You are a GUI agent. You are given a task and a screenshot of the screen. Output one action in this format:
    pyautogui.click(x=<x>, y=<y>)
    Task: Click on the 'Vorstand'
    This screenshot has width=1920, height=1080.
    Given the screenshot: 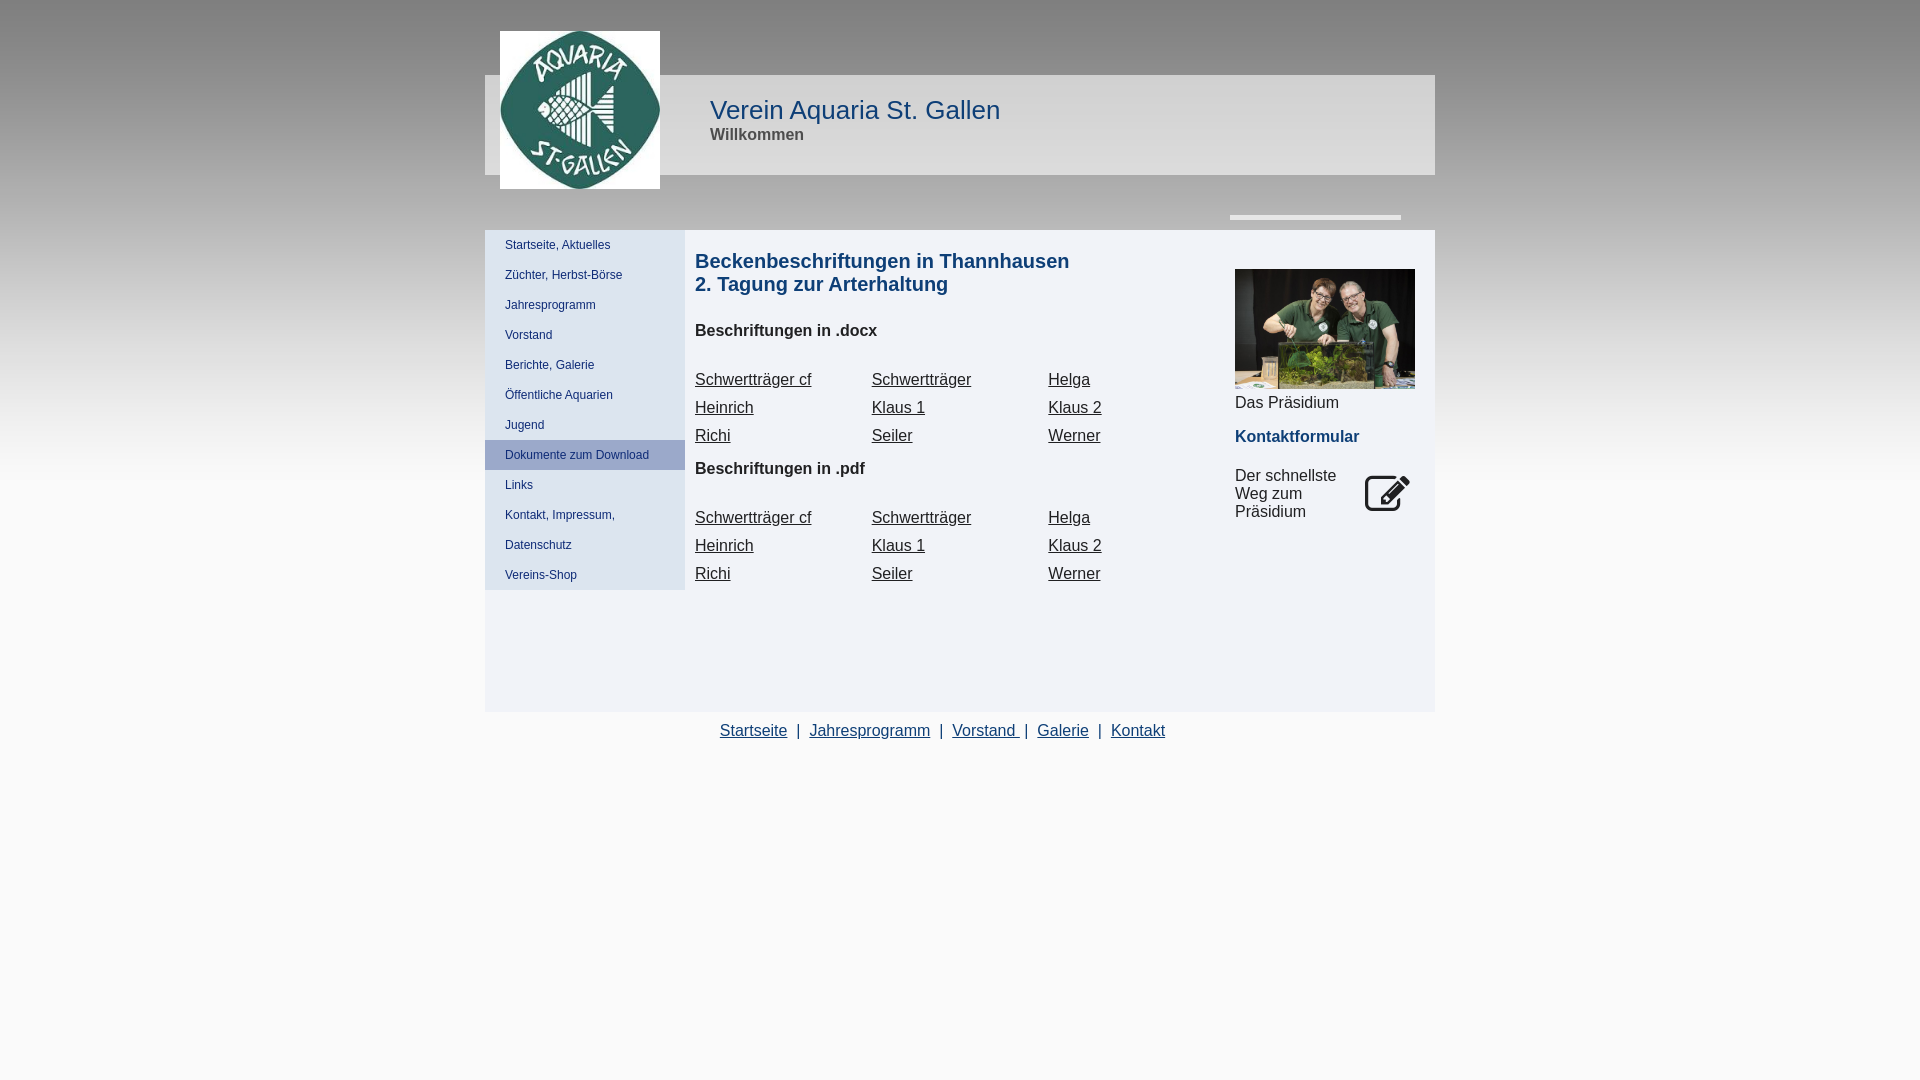 What is the action you would take?
    pyautogui.click(x=584, y=334)
    